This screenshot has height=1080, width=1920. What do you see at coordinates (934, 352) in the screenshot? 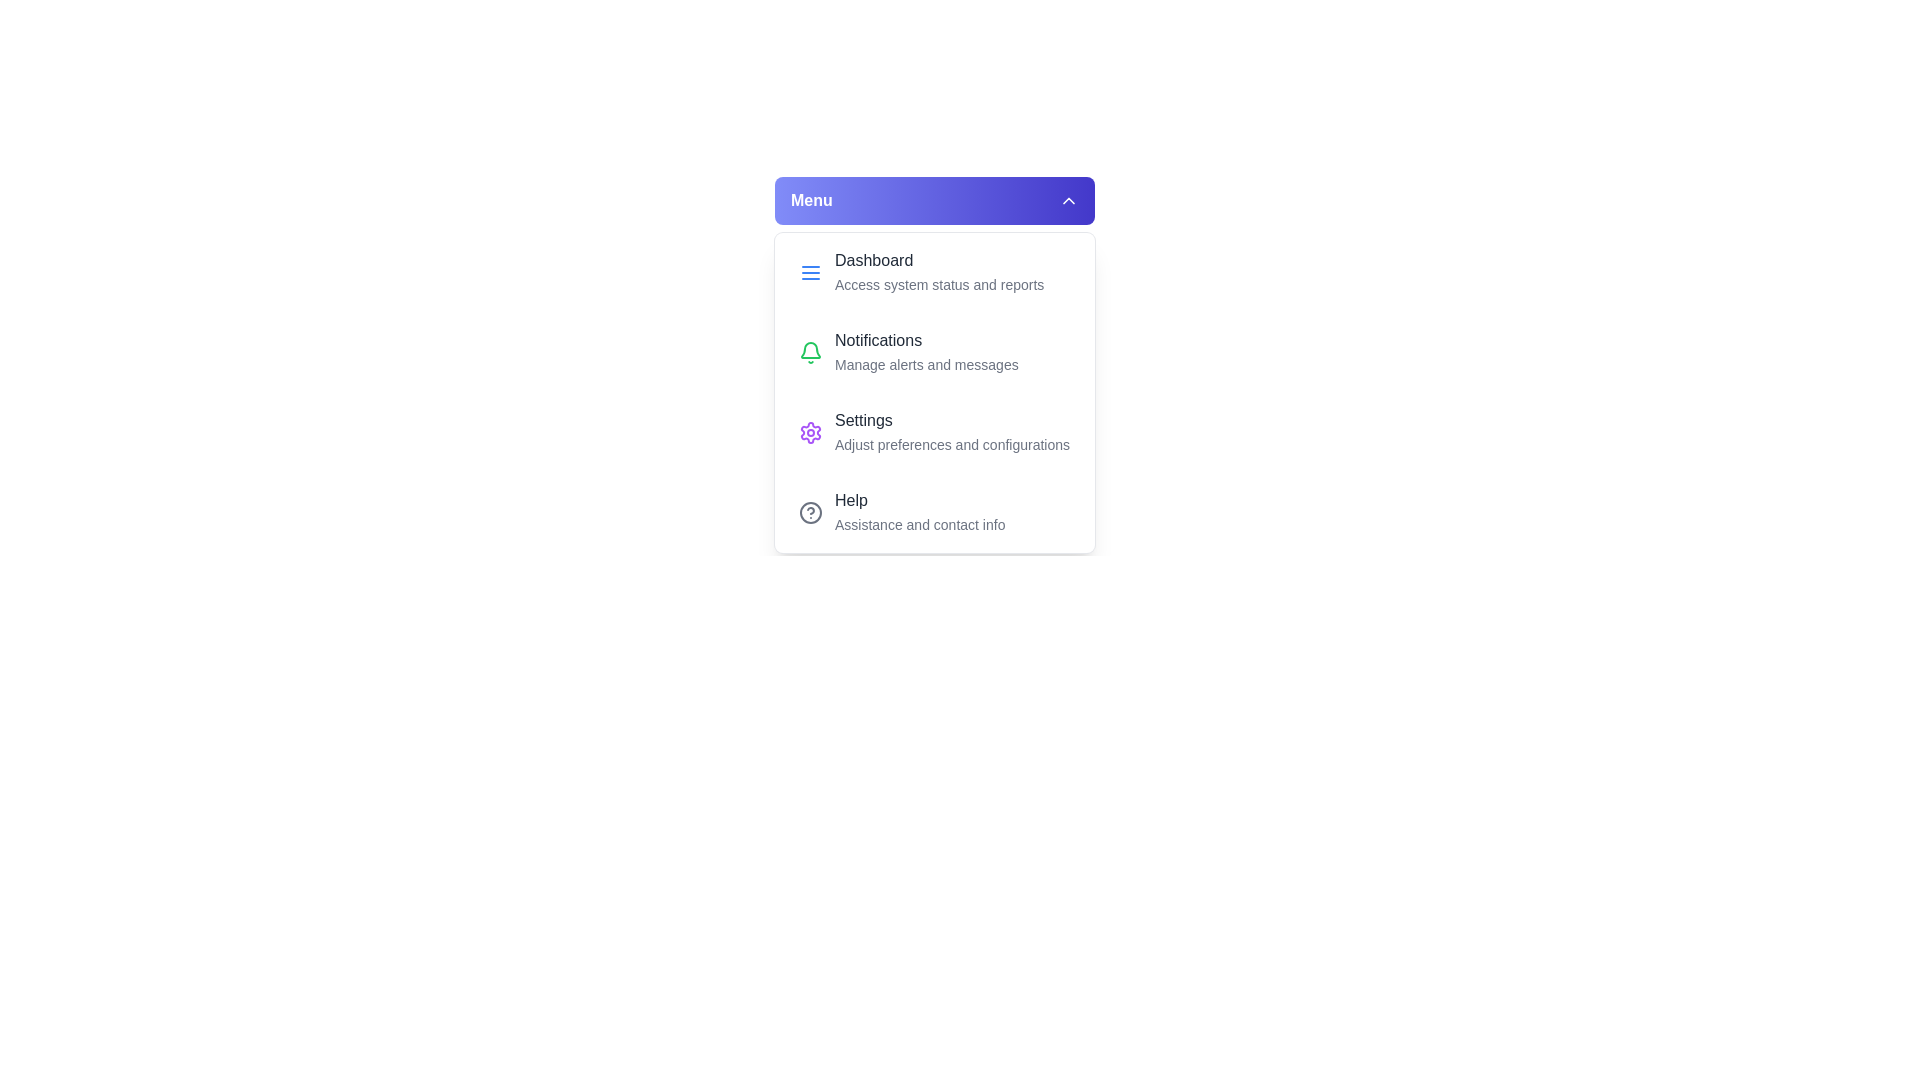
I see `the second menu item in the drop-down menu under the 'Menu' section header` at bounding box center [934, 352].